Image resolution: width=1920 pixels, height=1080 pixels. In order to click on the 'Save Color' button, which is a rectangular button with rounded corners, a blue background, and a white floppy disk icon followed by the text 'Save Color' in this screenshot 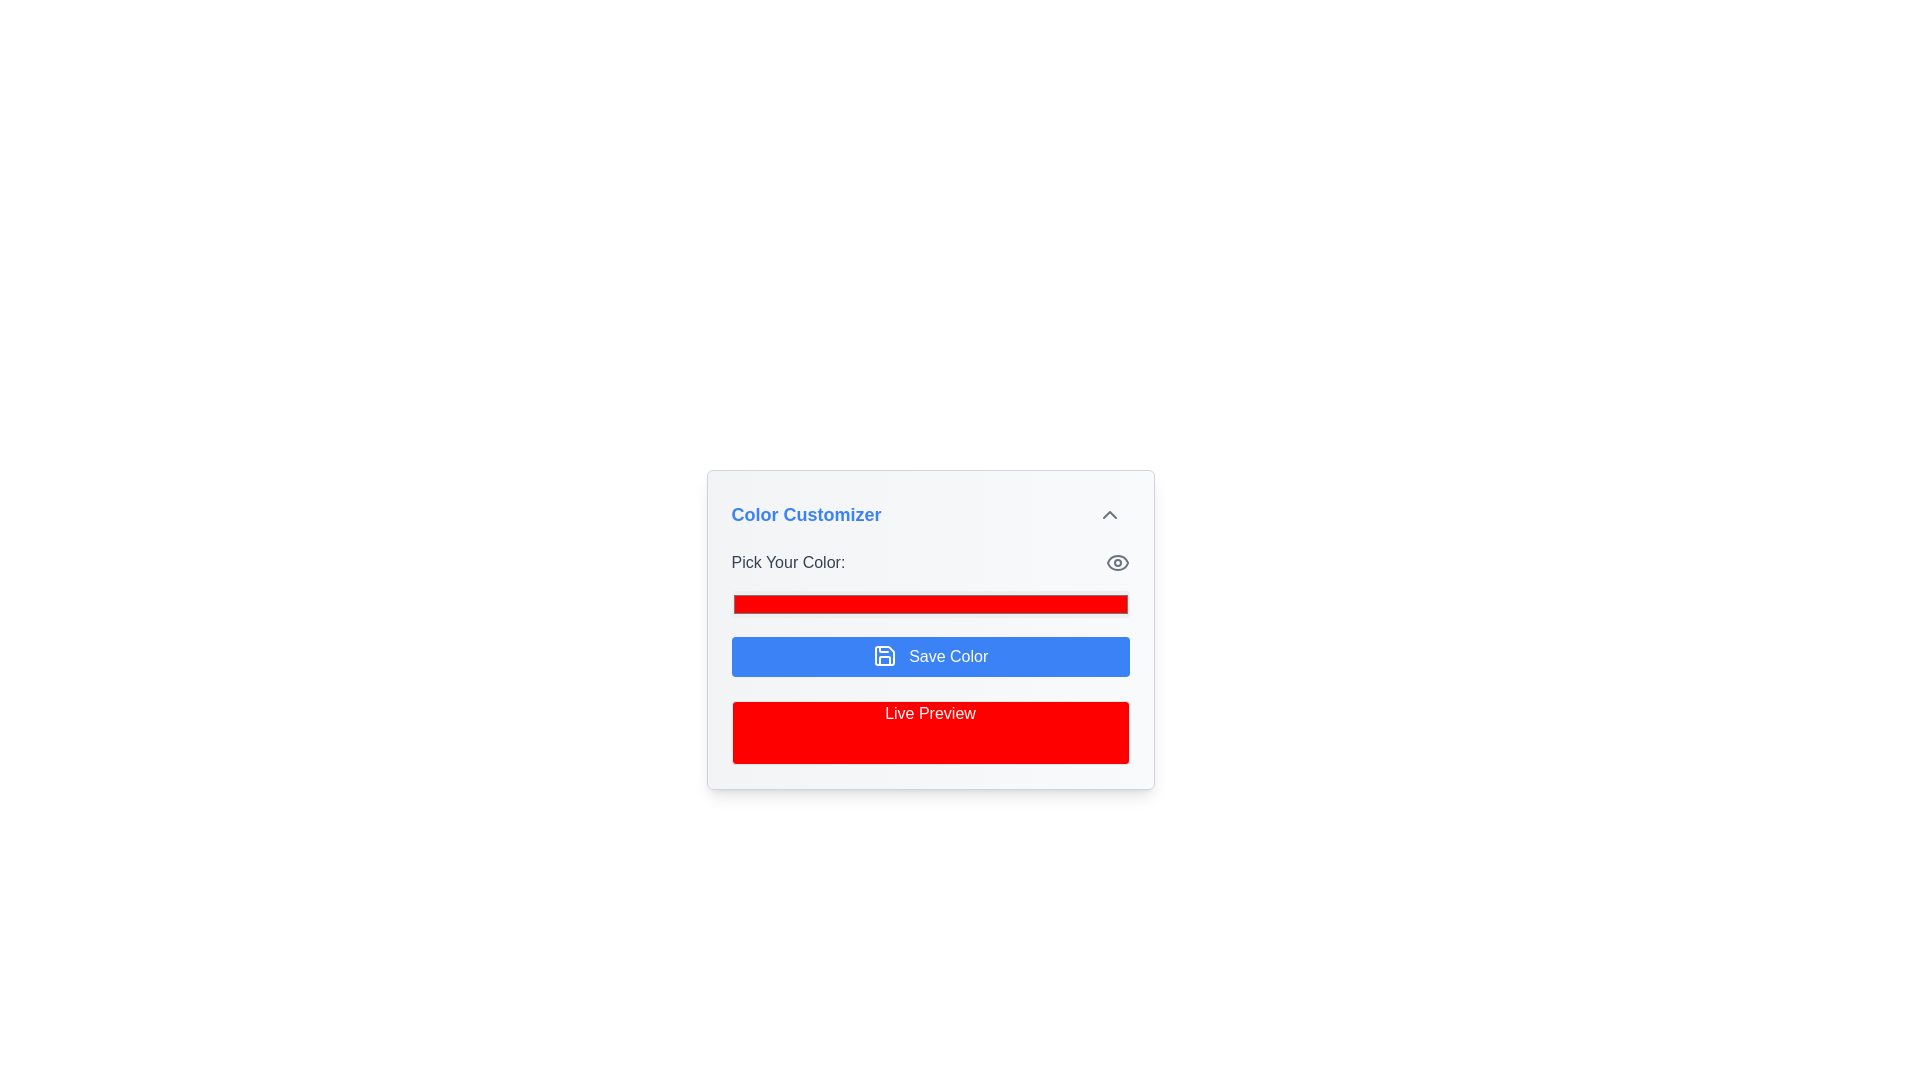, I will do `click(929, 656)`.